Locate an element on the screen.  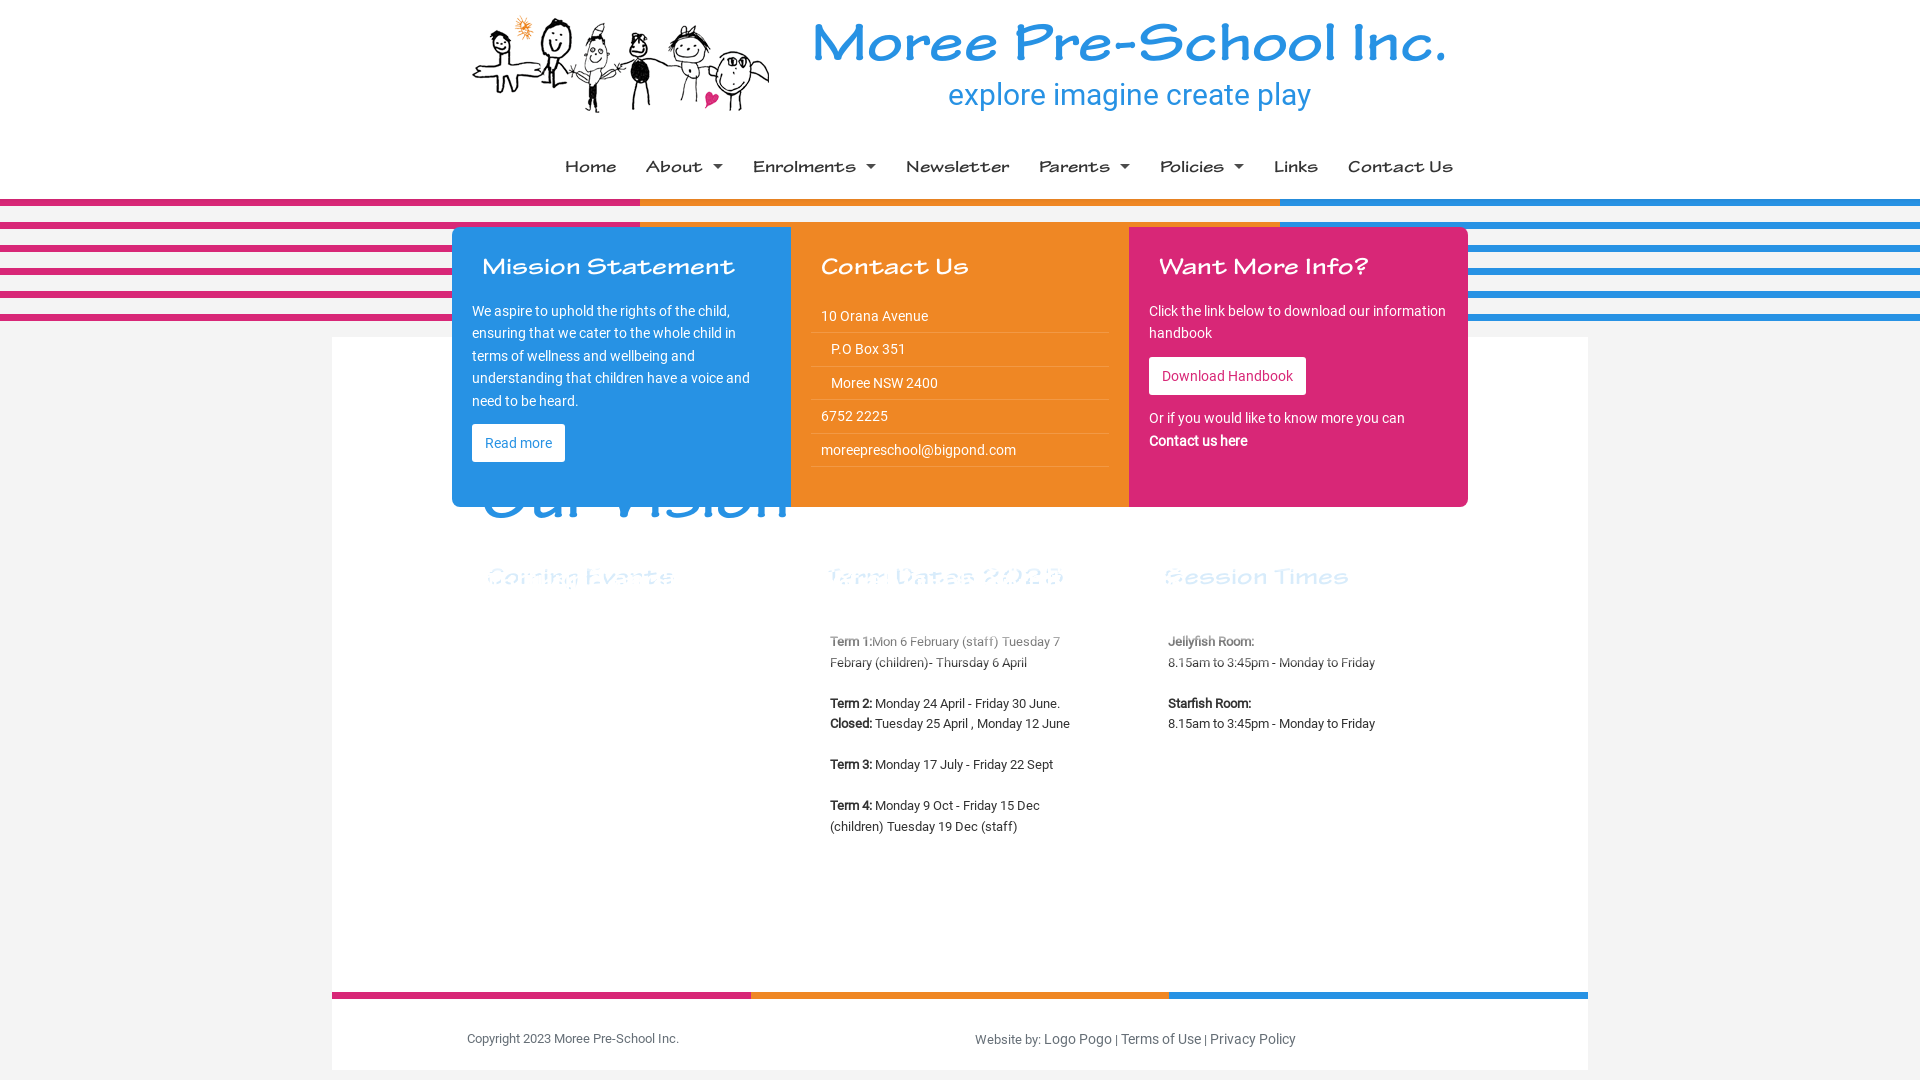
'Staff Profiles' is located at coordinates (684, 255).